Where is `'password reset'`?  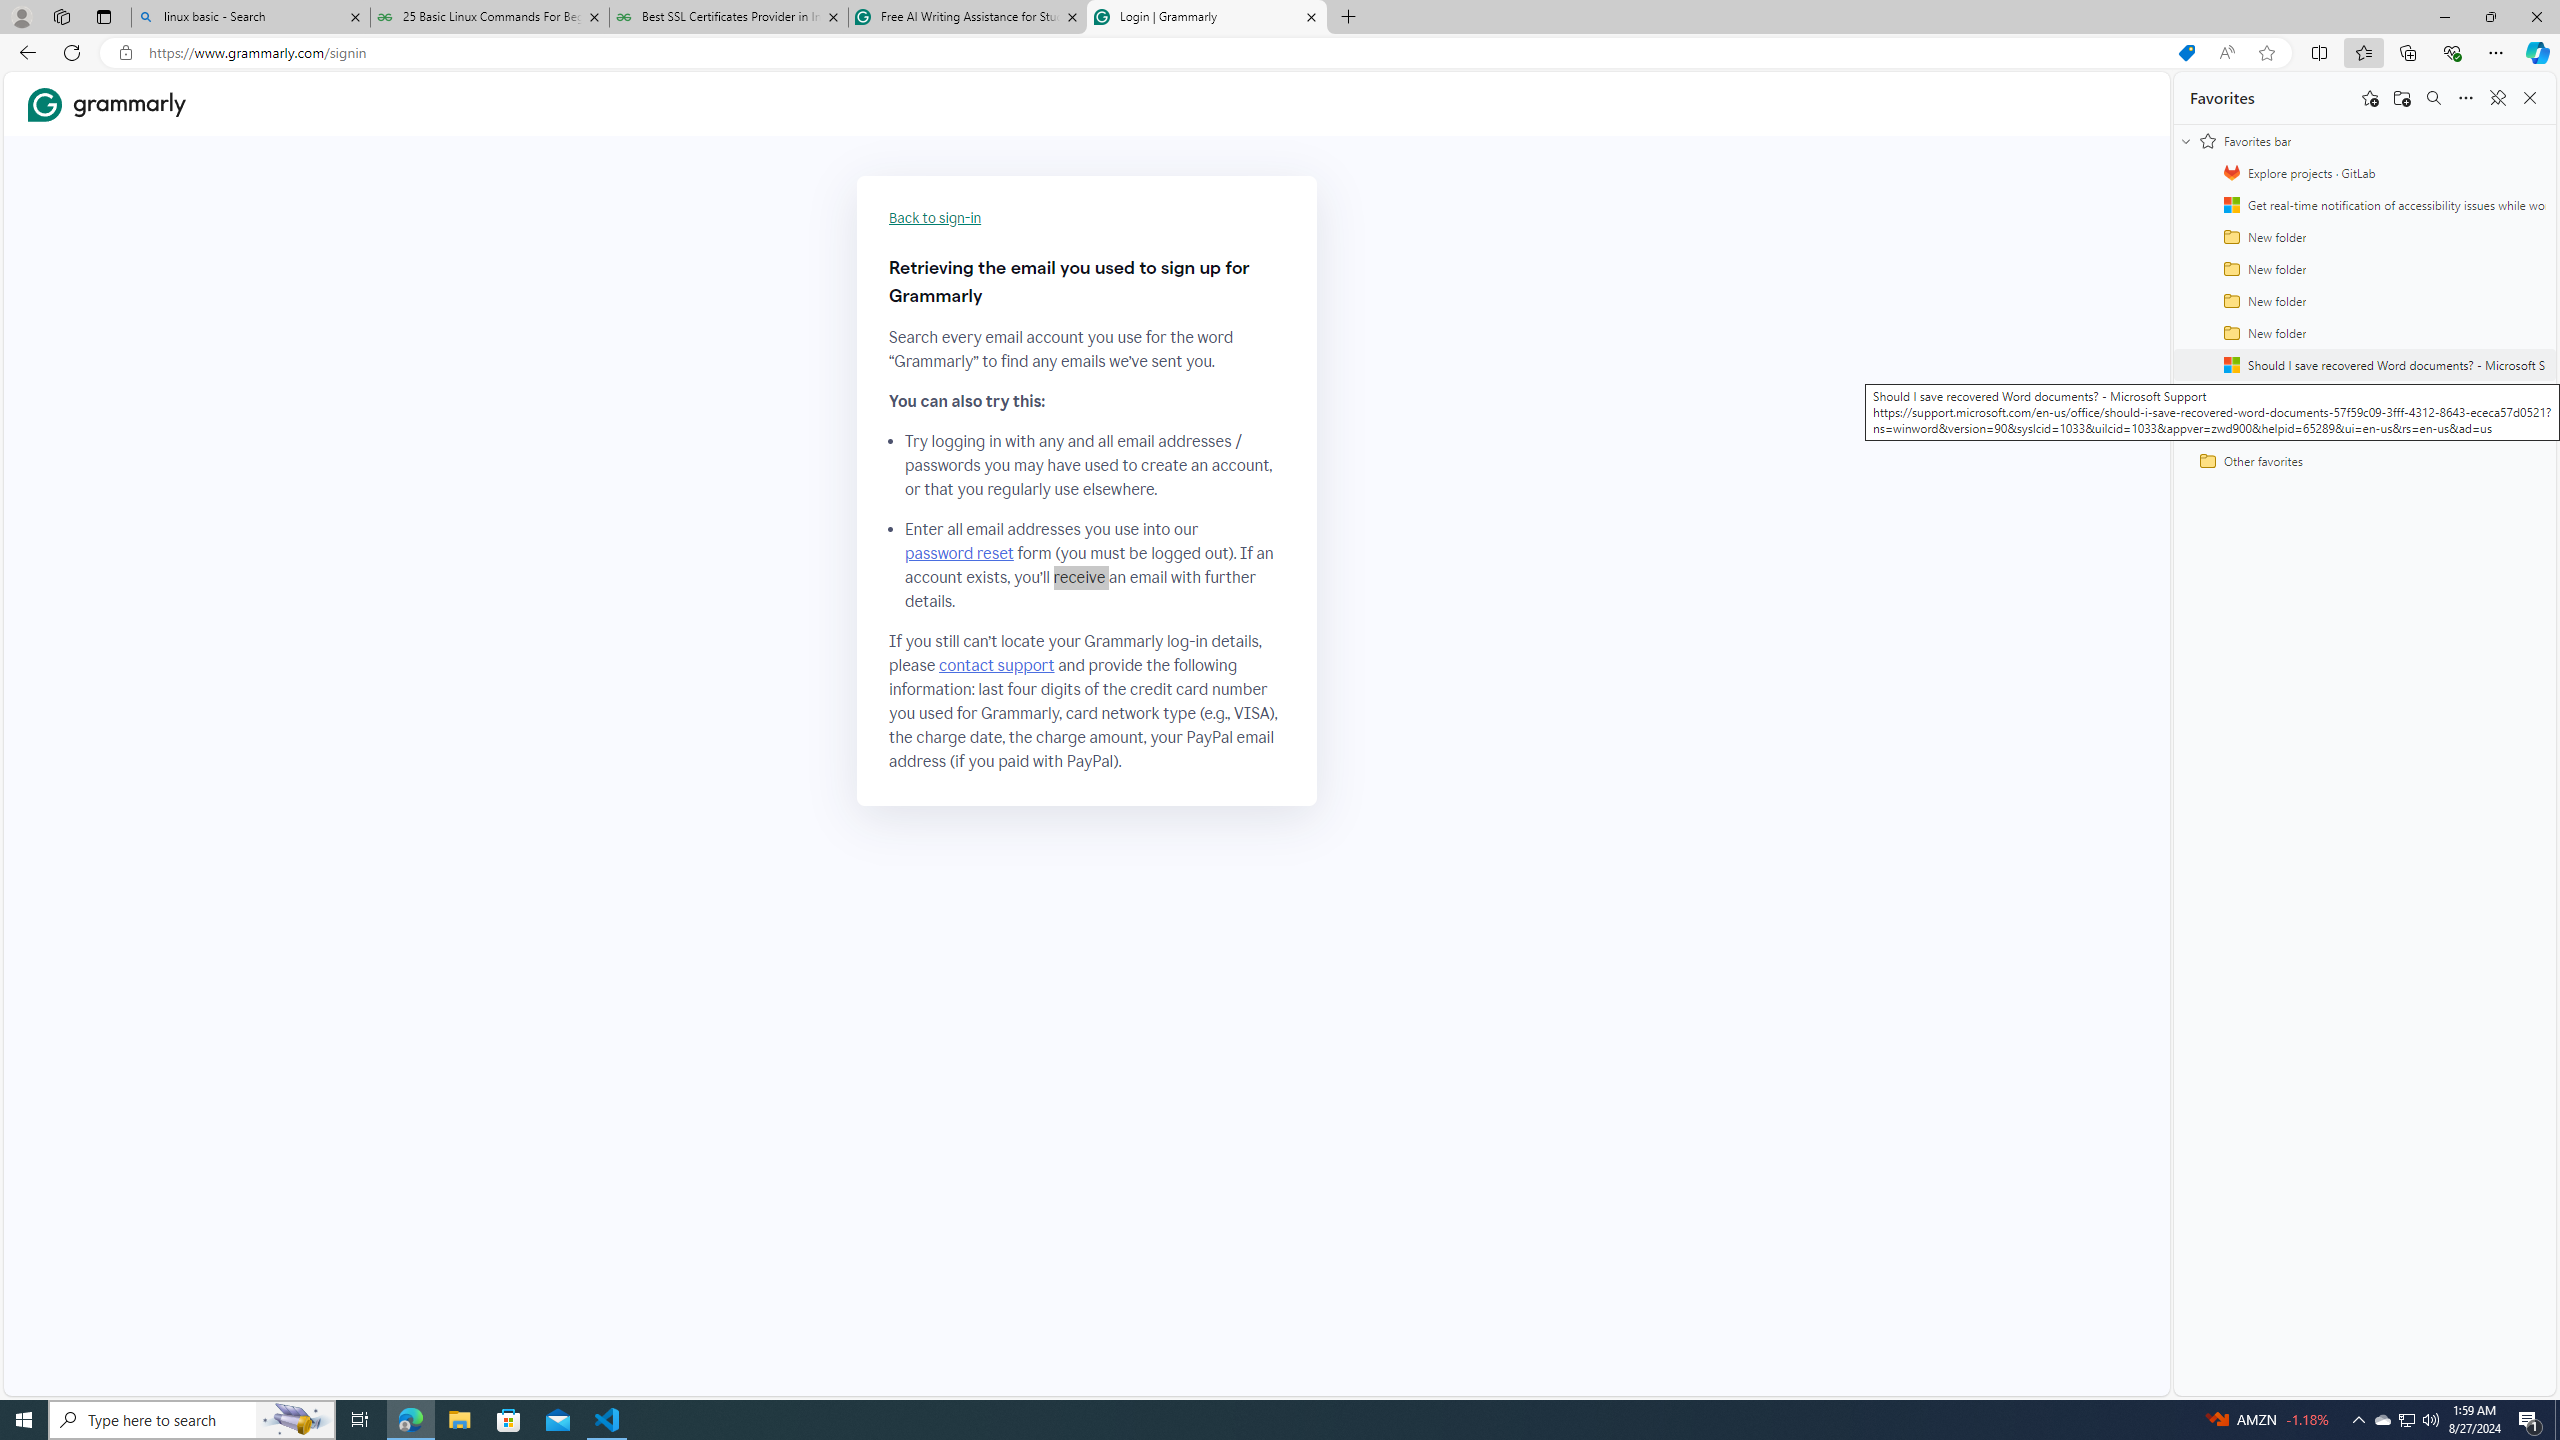 'password reset' is located at coordinates (959, 552).